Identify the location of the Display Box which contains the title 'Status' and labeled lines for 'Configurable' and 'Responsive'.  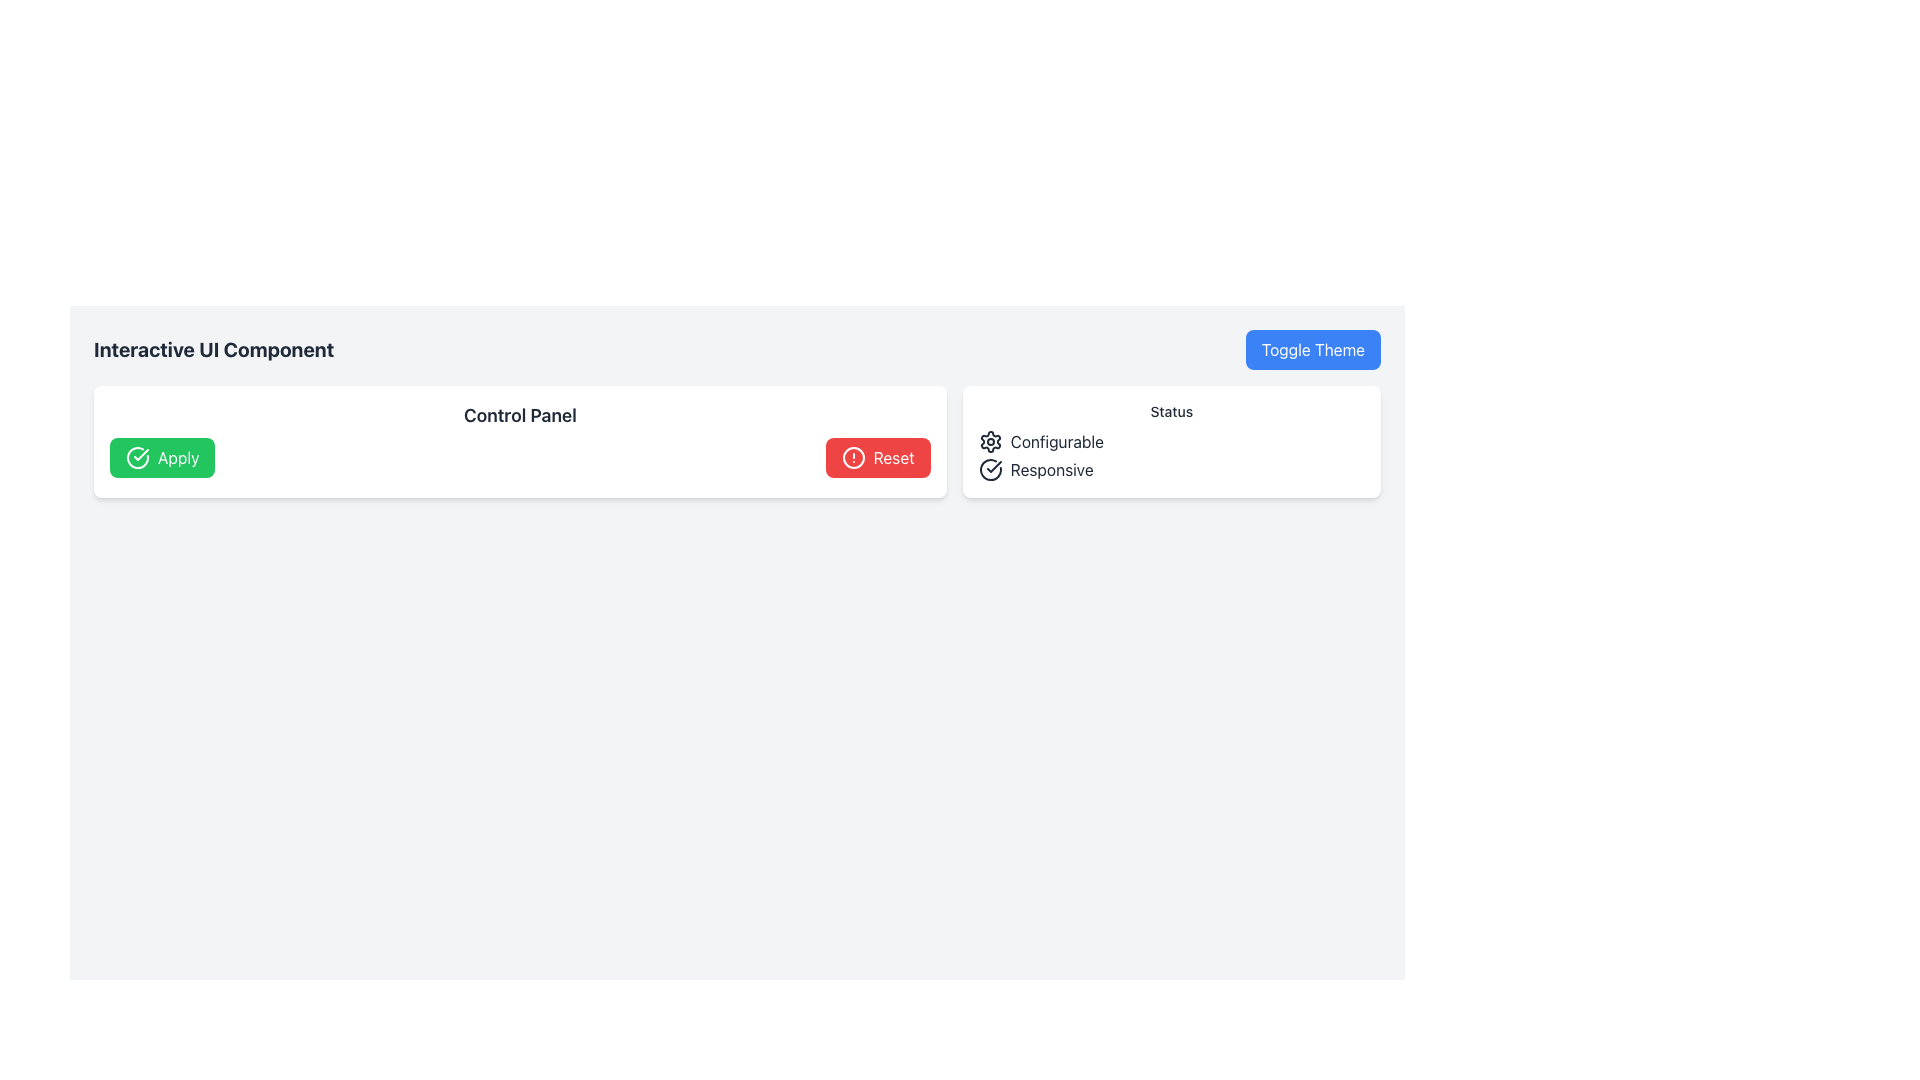
(1171, 441).